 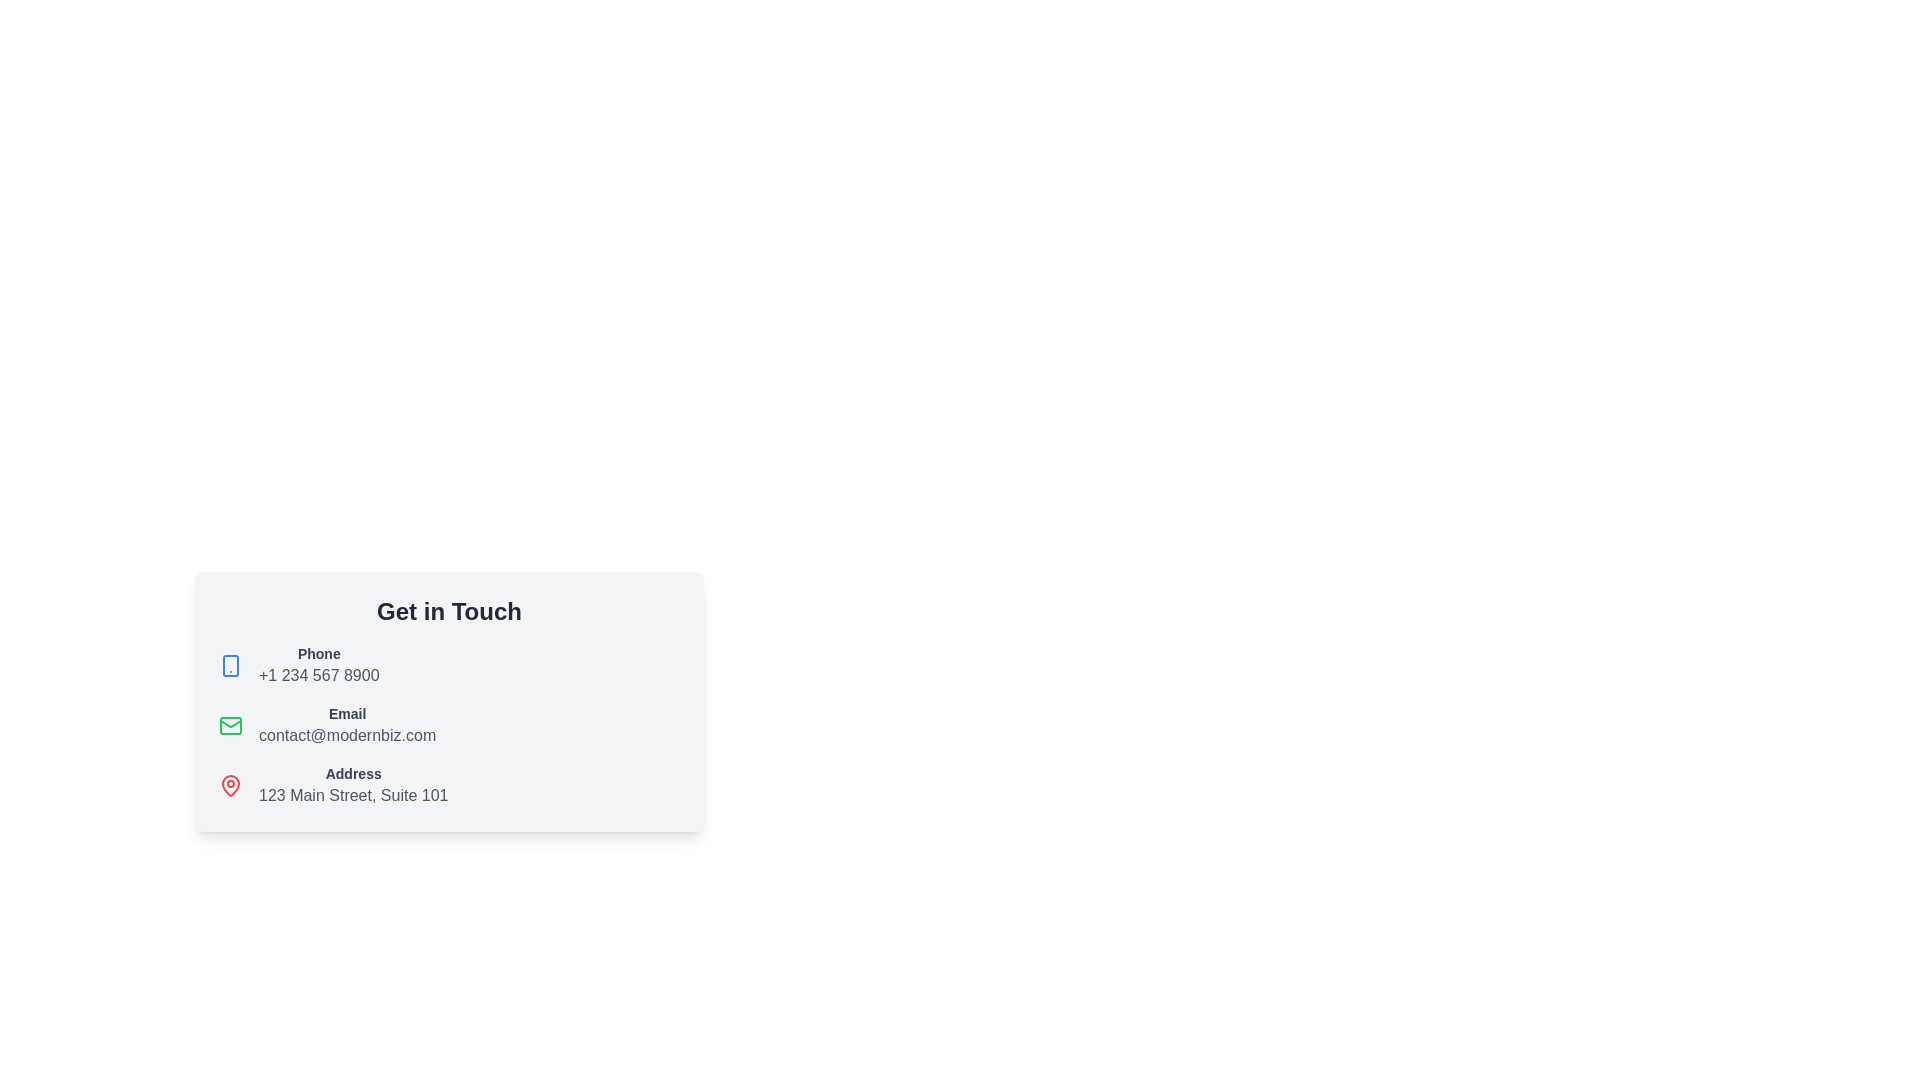 What do you see at coordinates (318, 666) in the screenshot?
I see `the Text Display element that shows the contact telephone number in the 'Get in Touch' section, positioned below the title and aligned with the smartphone icon` at bounding box center [318, 666].